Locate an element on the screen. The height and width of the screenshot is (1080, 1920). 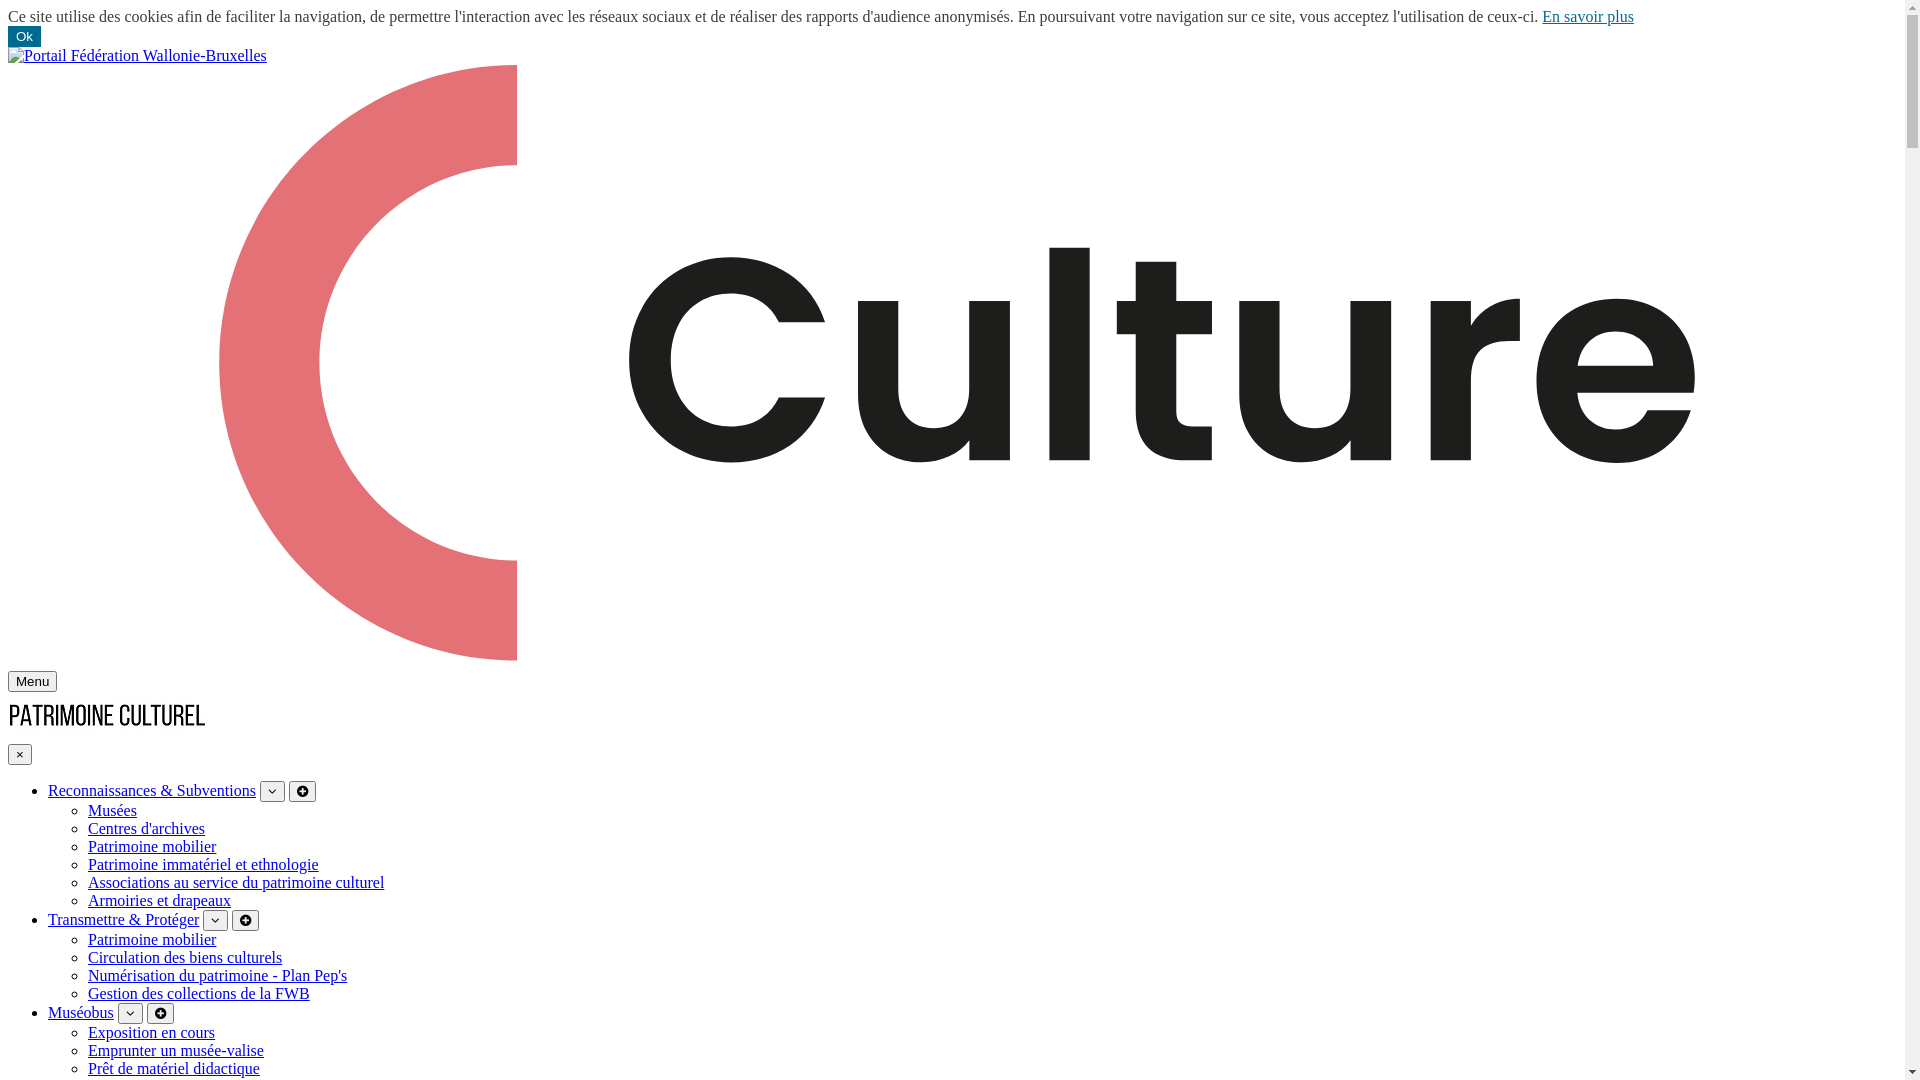
'Reconnaissances & Subventions' is located at coordinates (151, 789).